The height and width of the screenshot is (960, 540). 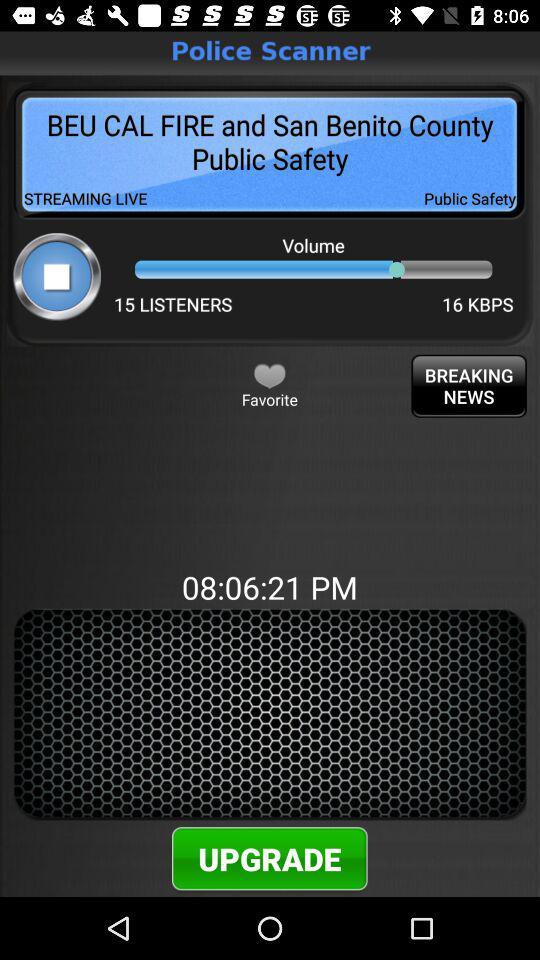 I want to click on breaking, so click(x=469, y=385).